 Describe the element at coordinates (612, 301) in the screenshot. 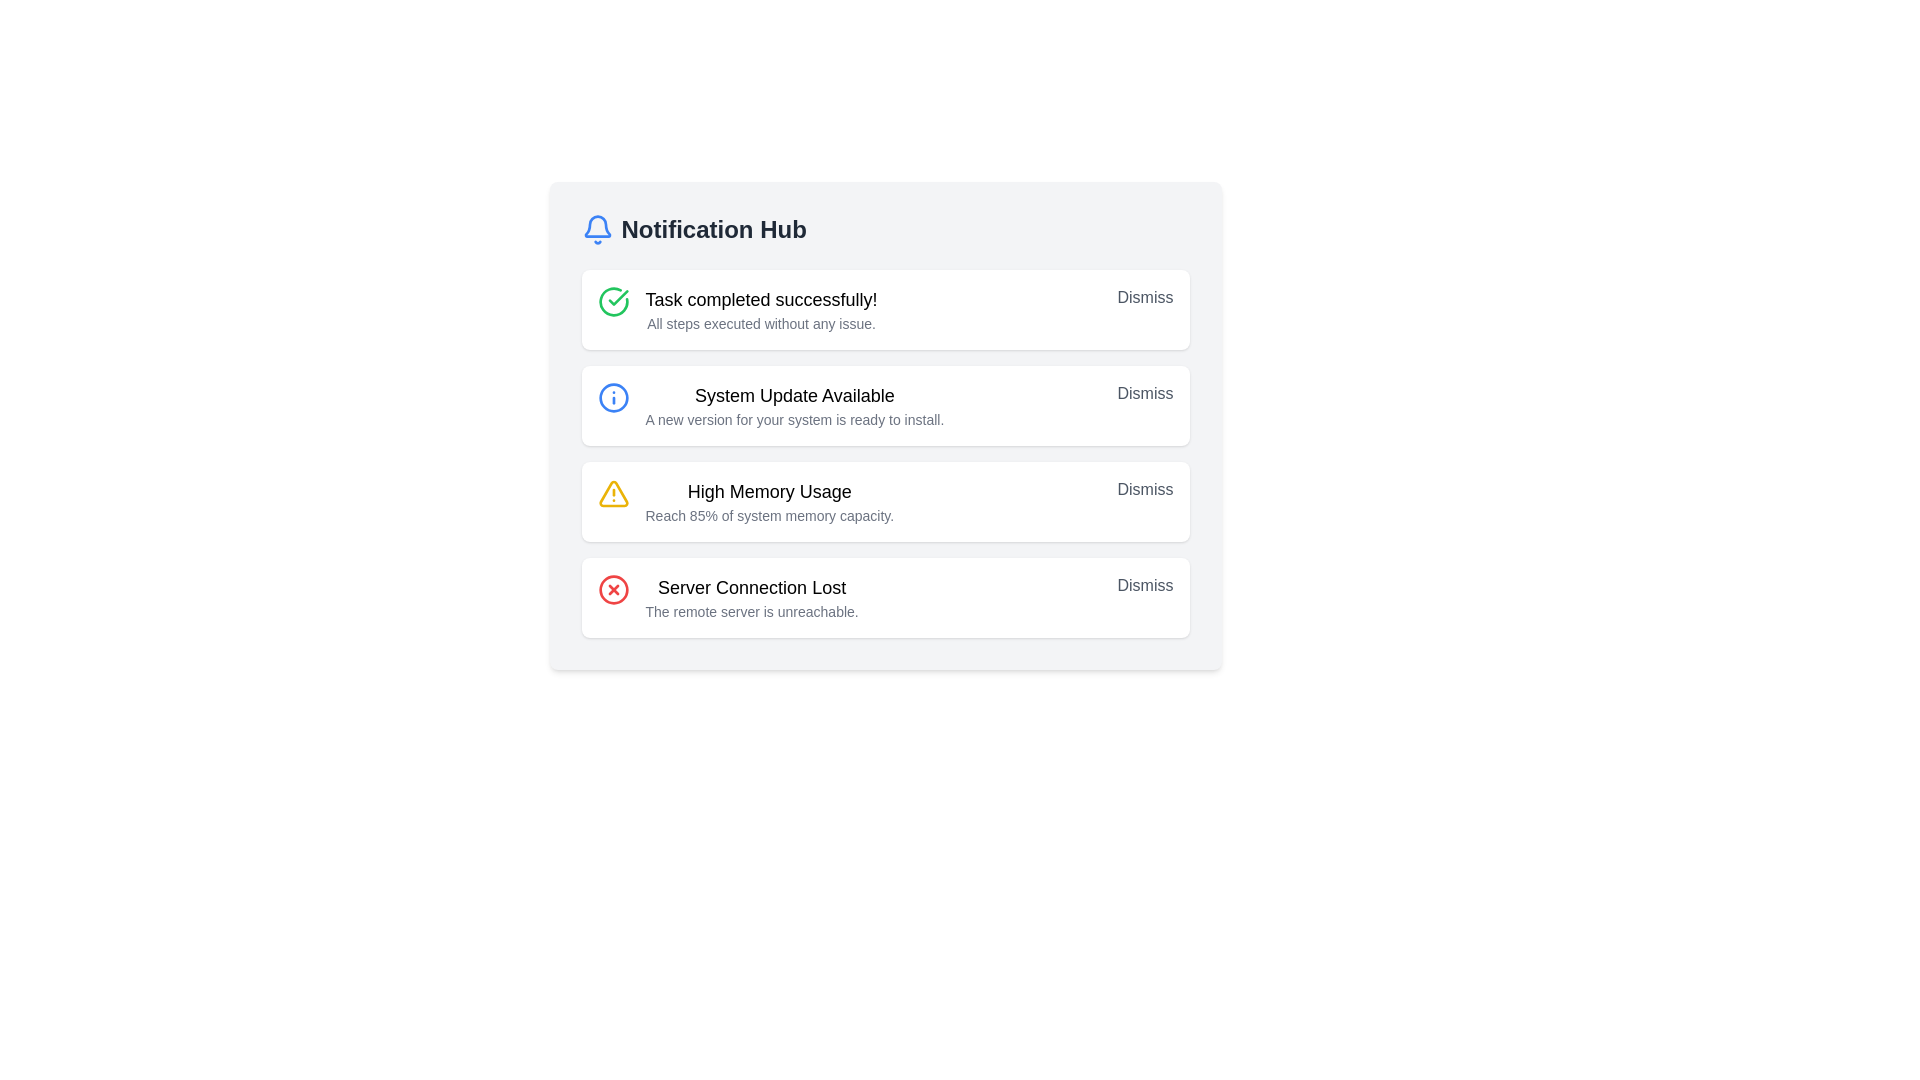

I see `the green circular checkmark icon located at the left part of the notification message indicating 'Task completed successfully!'` at that location.